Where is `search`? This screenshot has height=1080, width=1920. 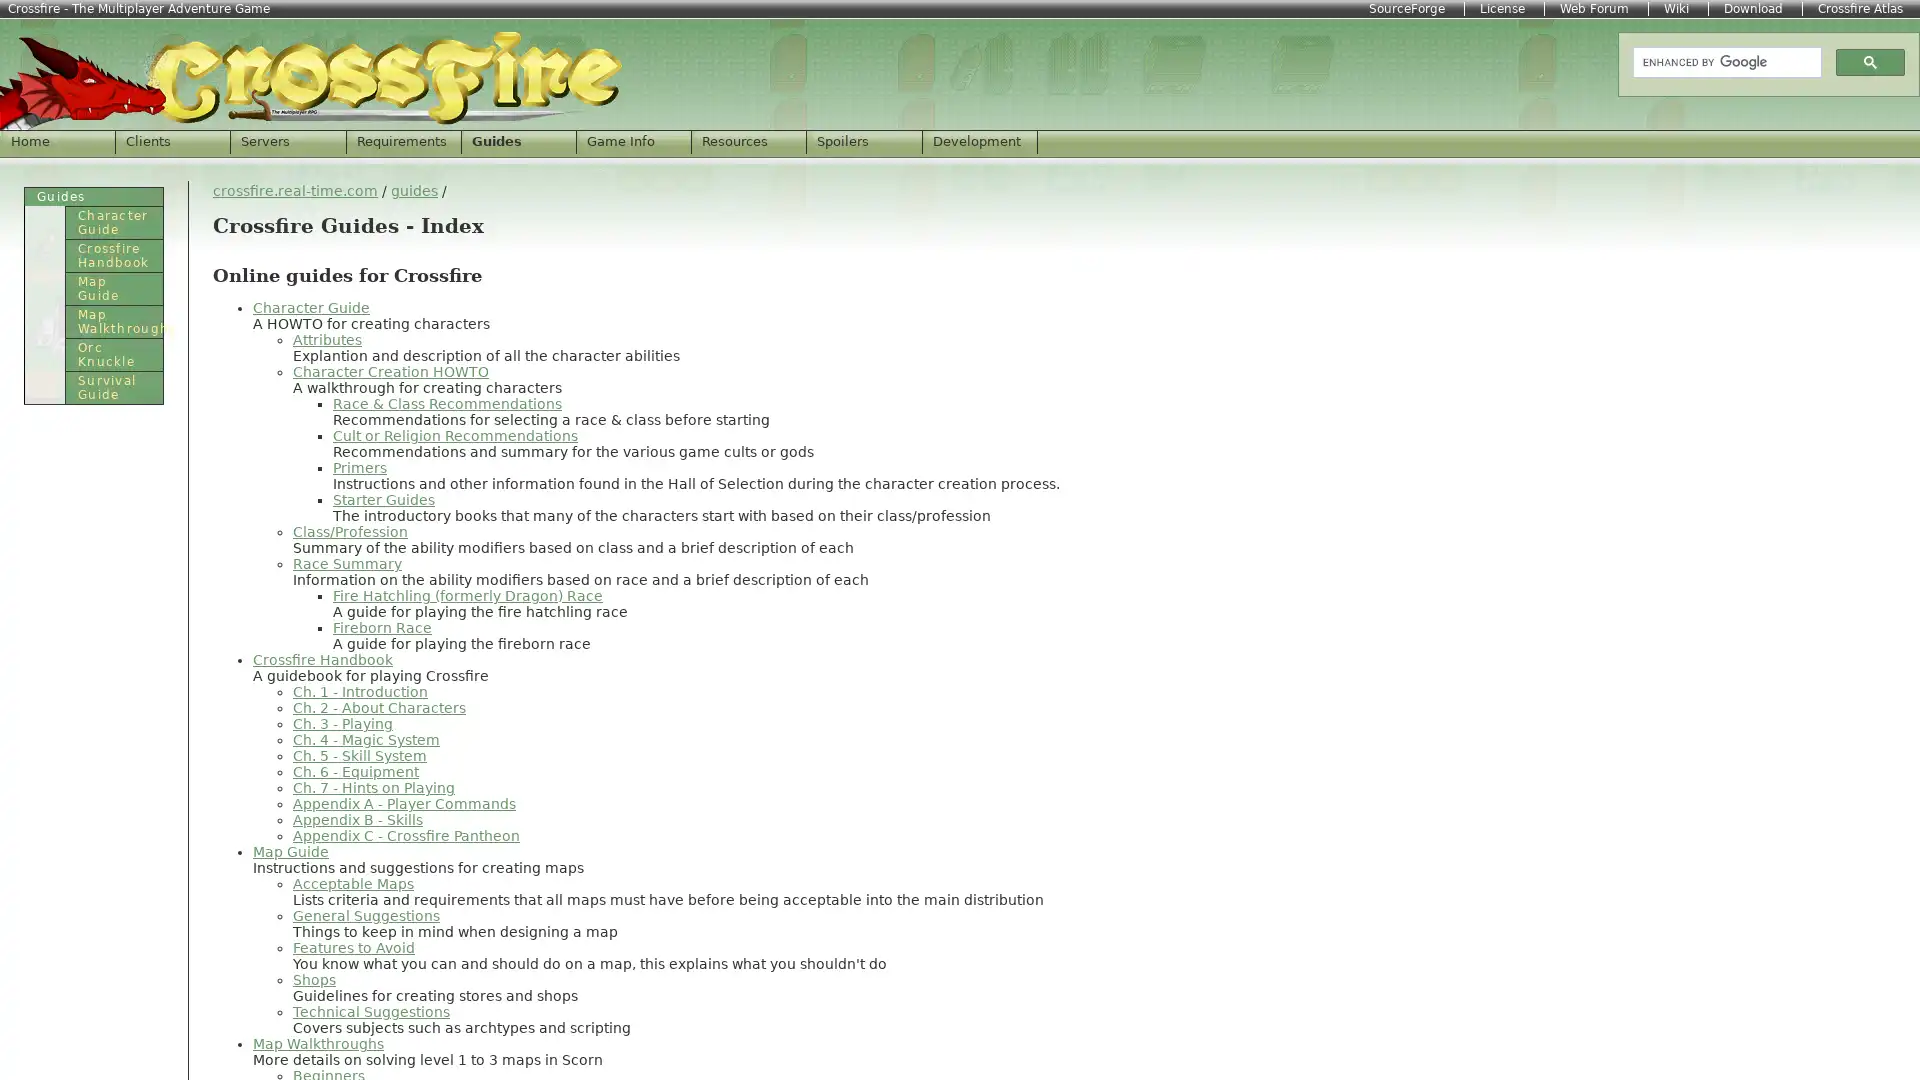
search is located at coordinates (1869, 60).